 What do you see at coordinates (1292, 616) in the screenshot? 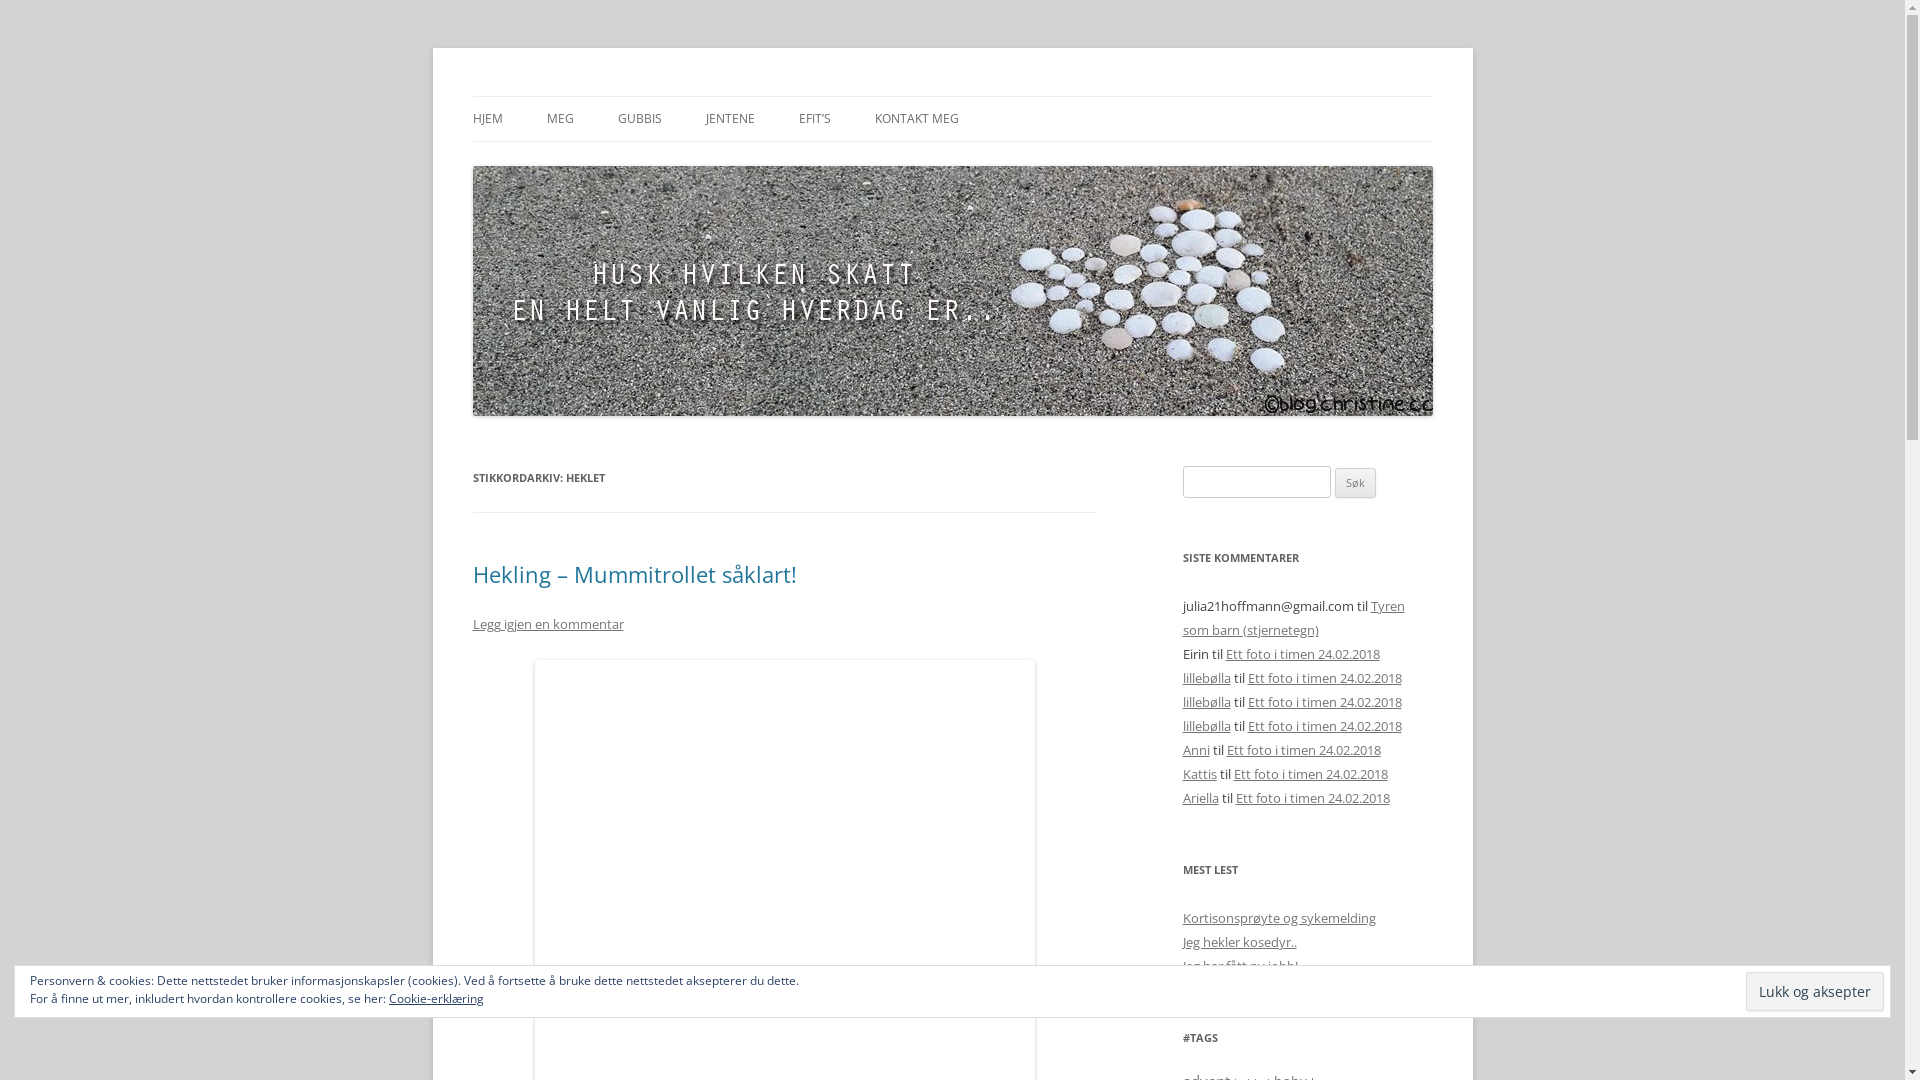
I see `'Tyren som barn (stjernetegn)'` at bounding box center [1292, 616].